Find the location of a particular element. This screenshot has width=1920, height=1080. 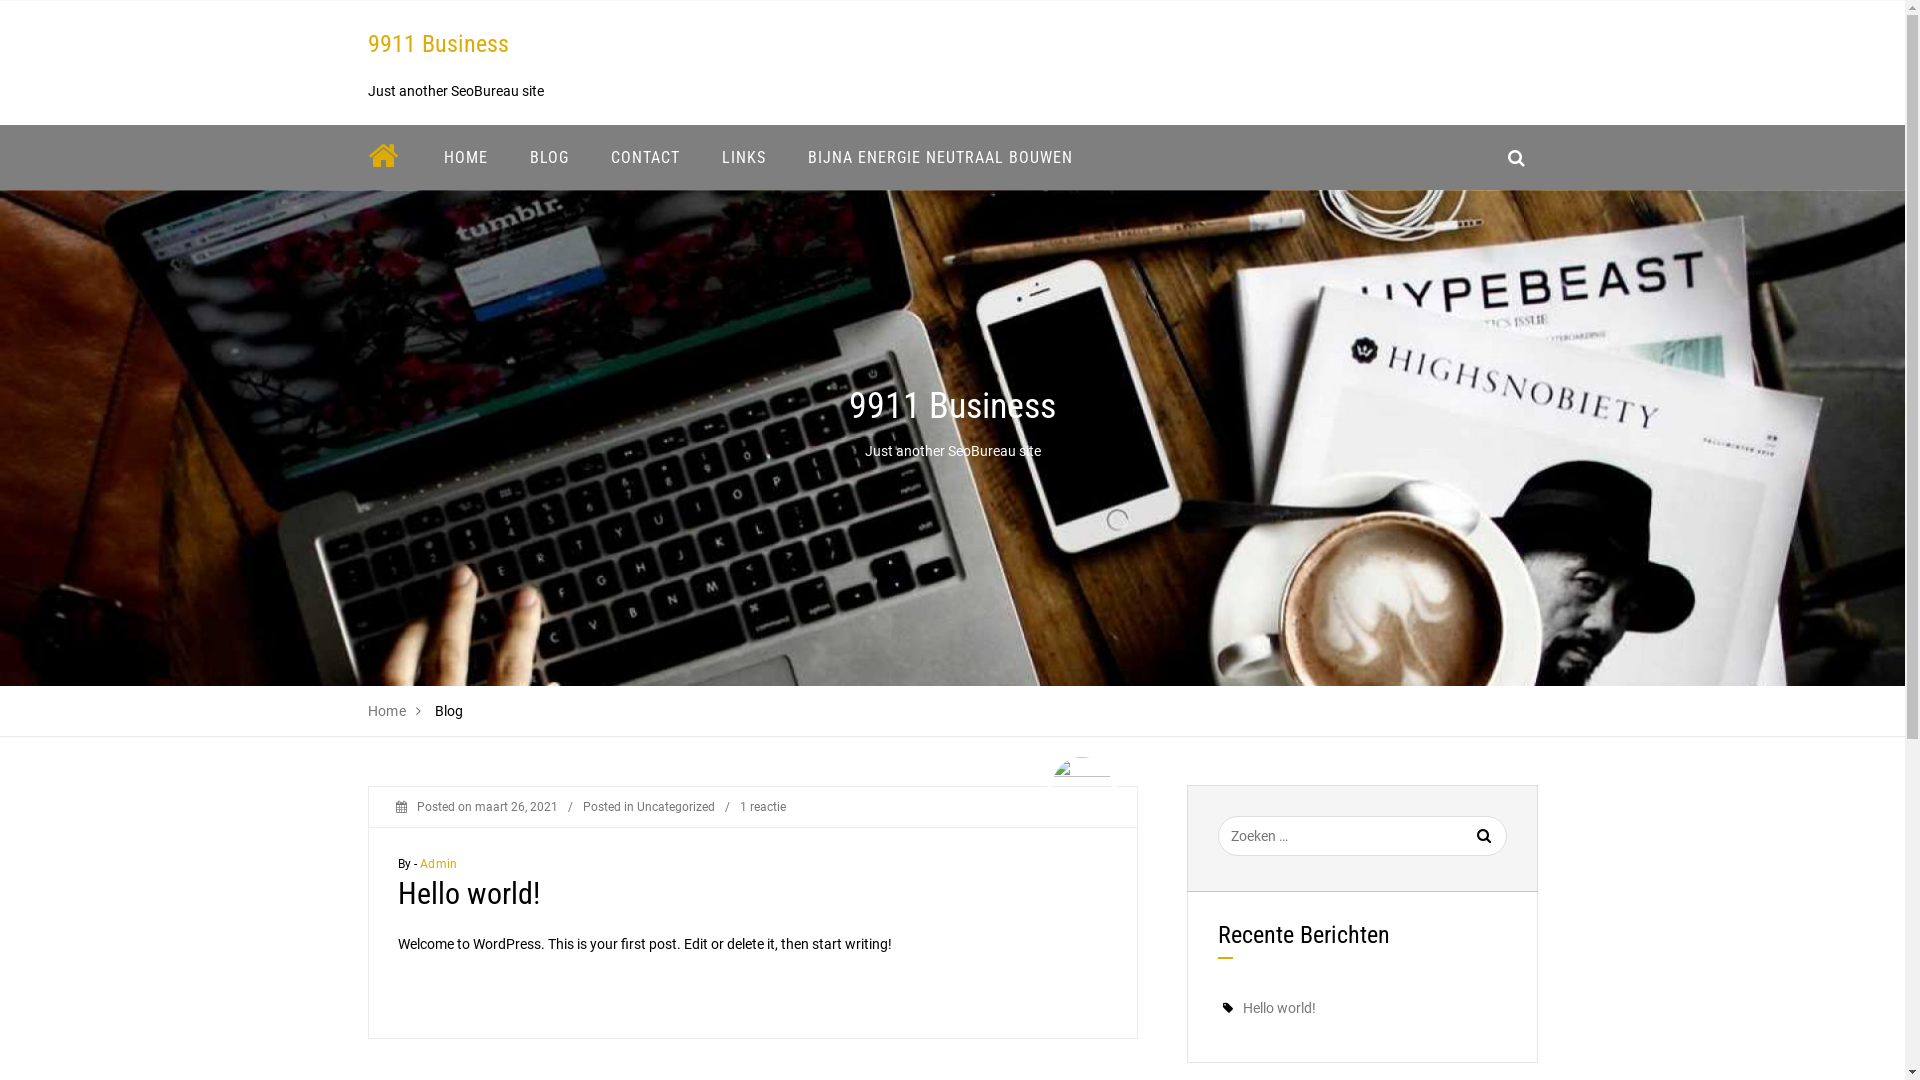

'Hello world!' is located at coordinates (1277, 1007).